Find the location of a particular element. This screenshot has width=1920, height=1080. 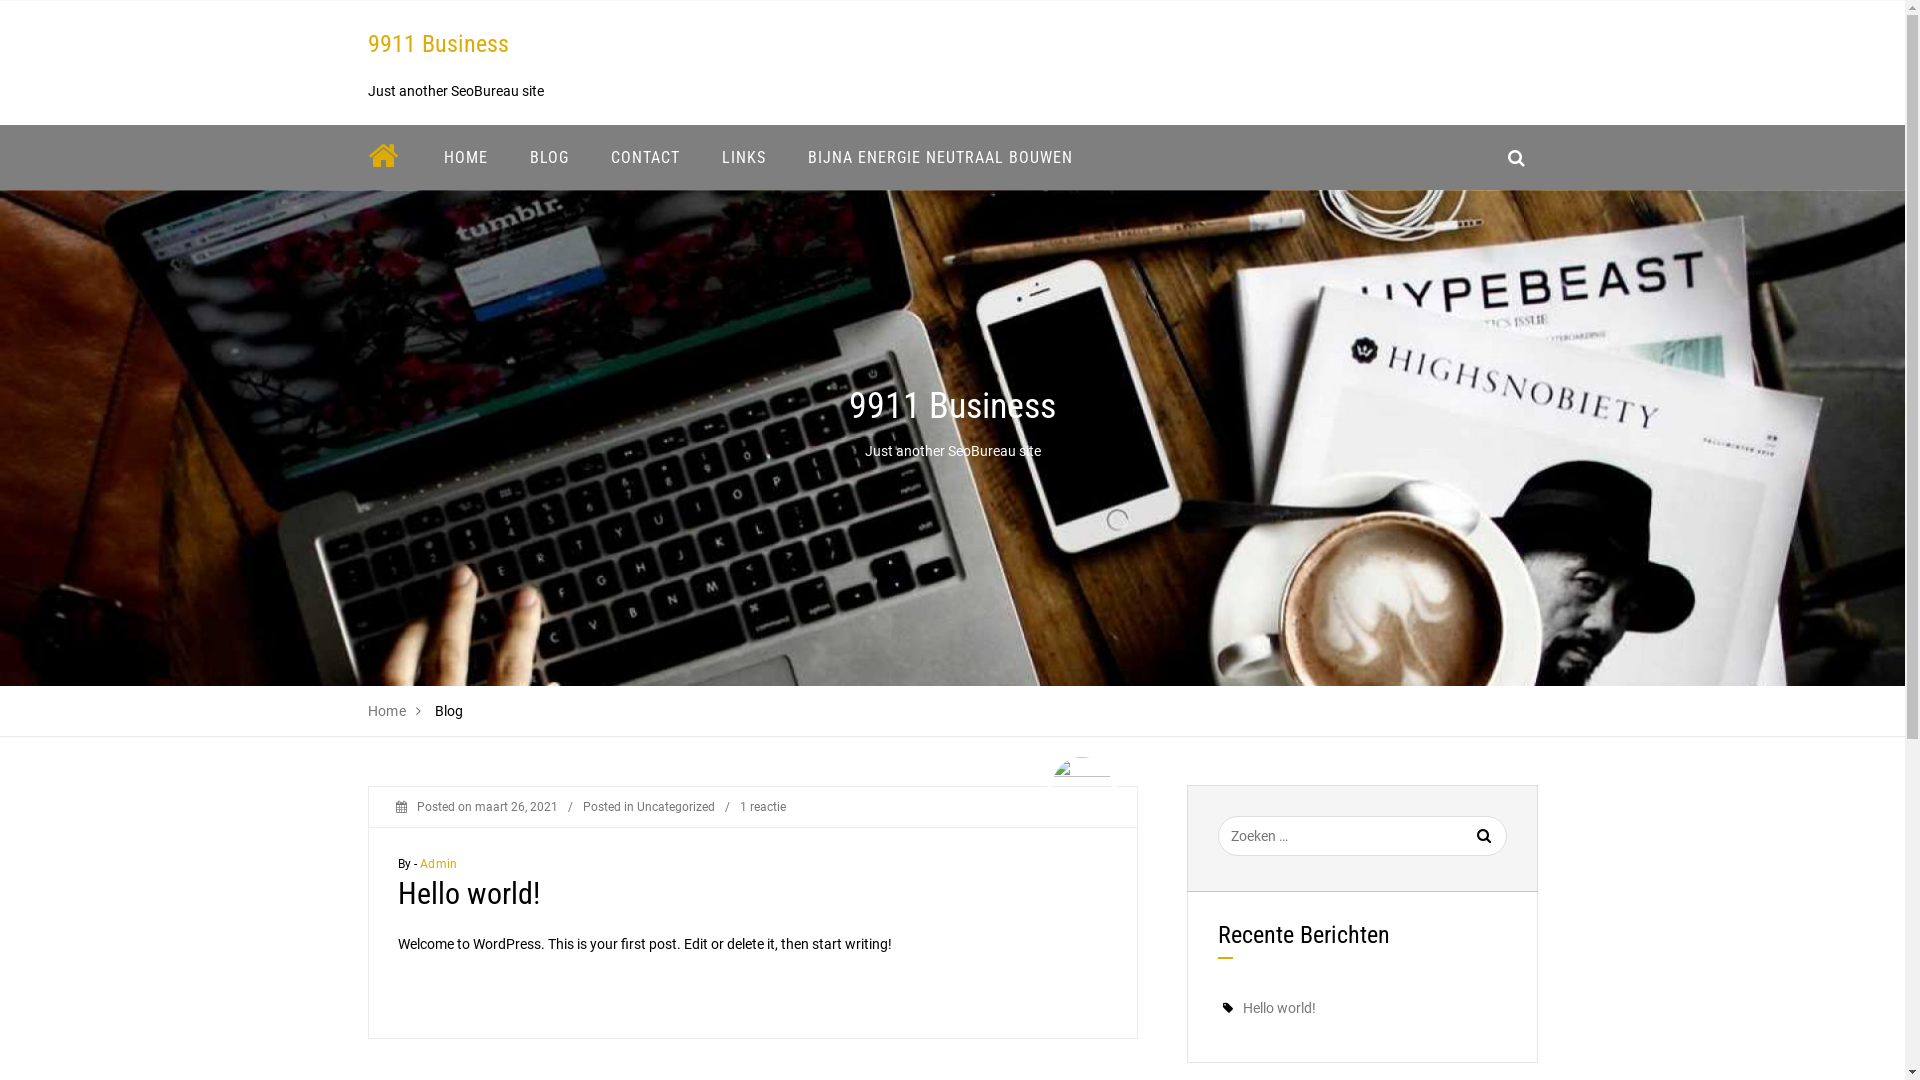

'Hello world!' is located at coordinates (1277, 1007).